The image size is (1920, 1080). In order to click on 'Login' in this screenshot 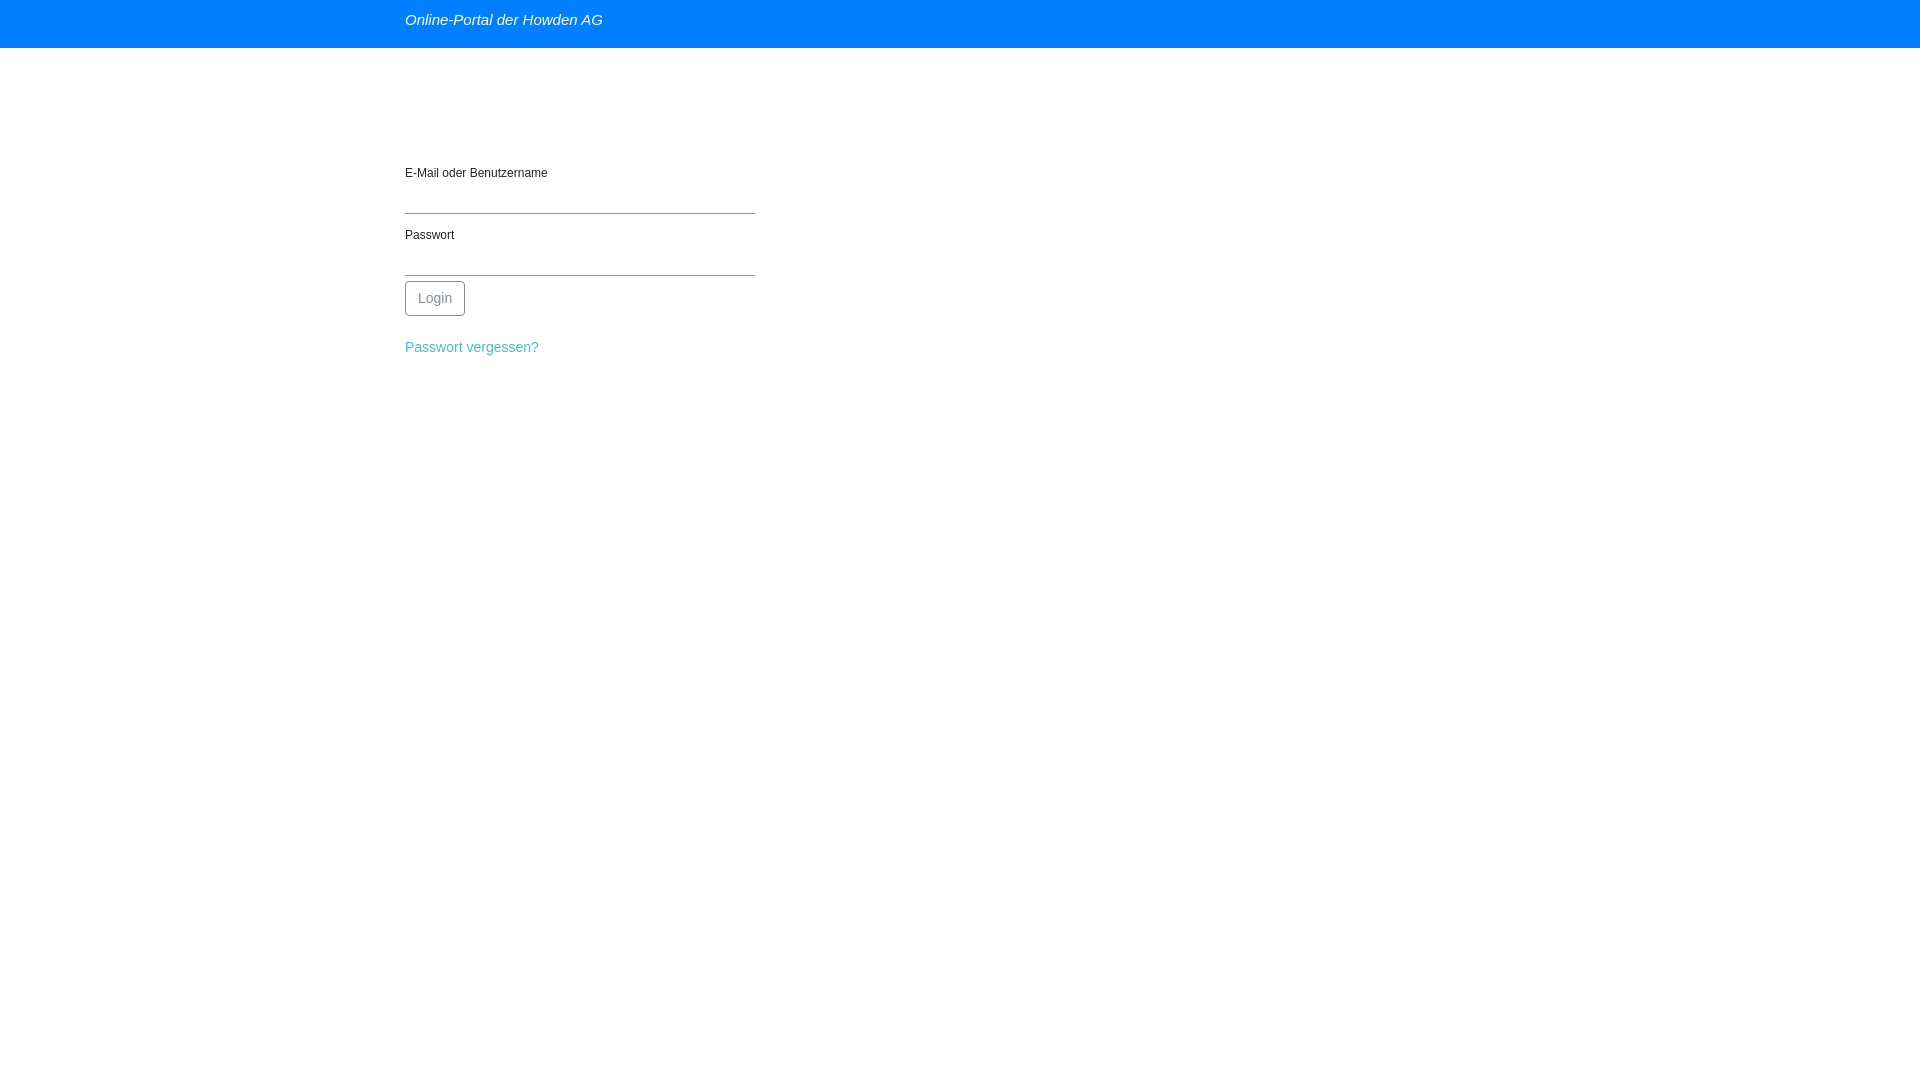, I will do `click(434, 298)`.